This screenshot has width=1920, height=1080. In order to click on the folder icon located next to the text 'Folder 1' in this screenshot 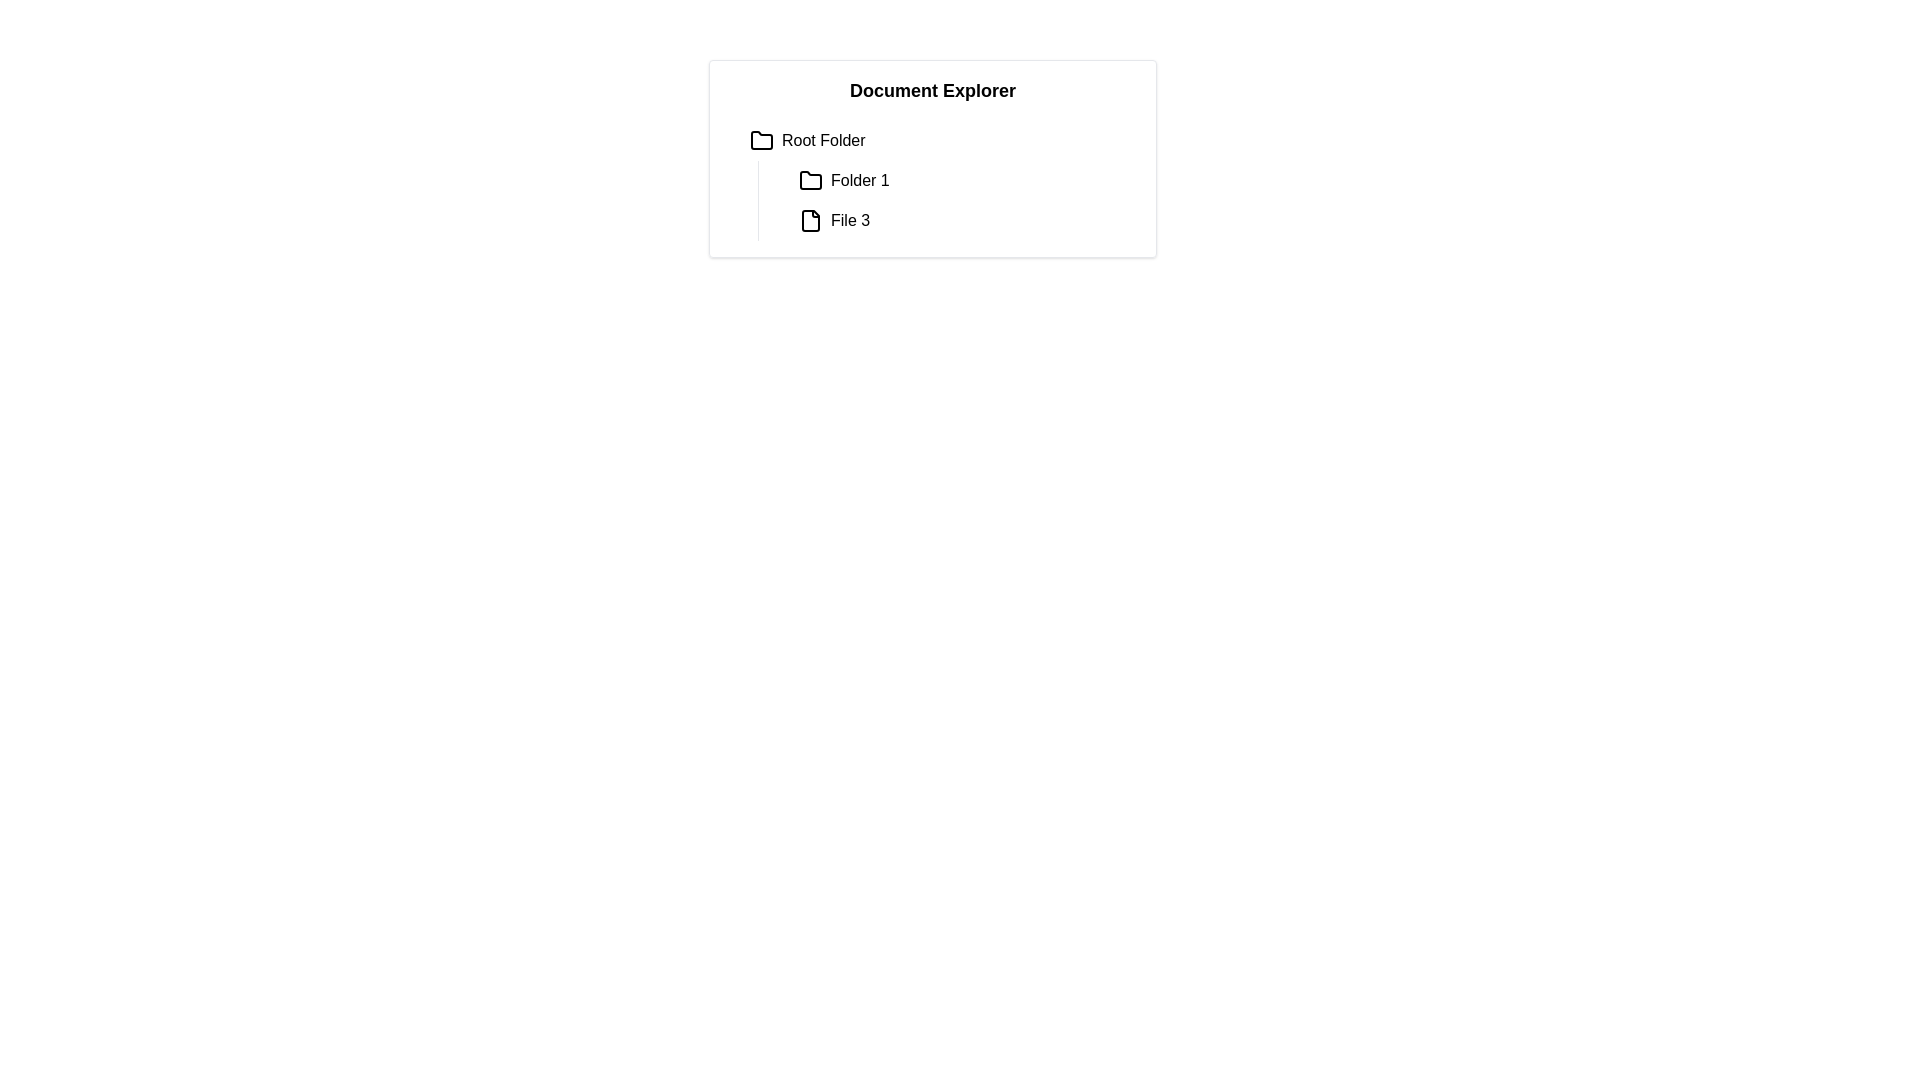, I will do `click(811, 181)`.